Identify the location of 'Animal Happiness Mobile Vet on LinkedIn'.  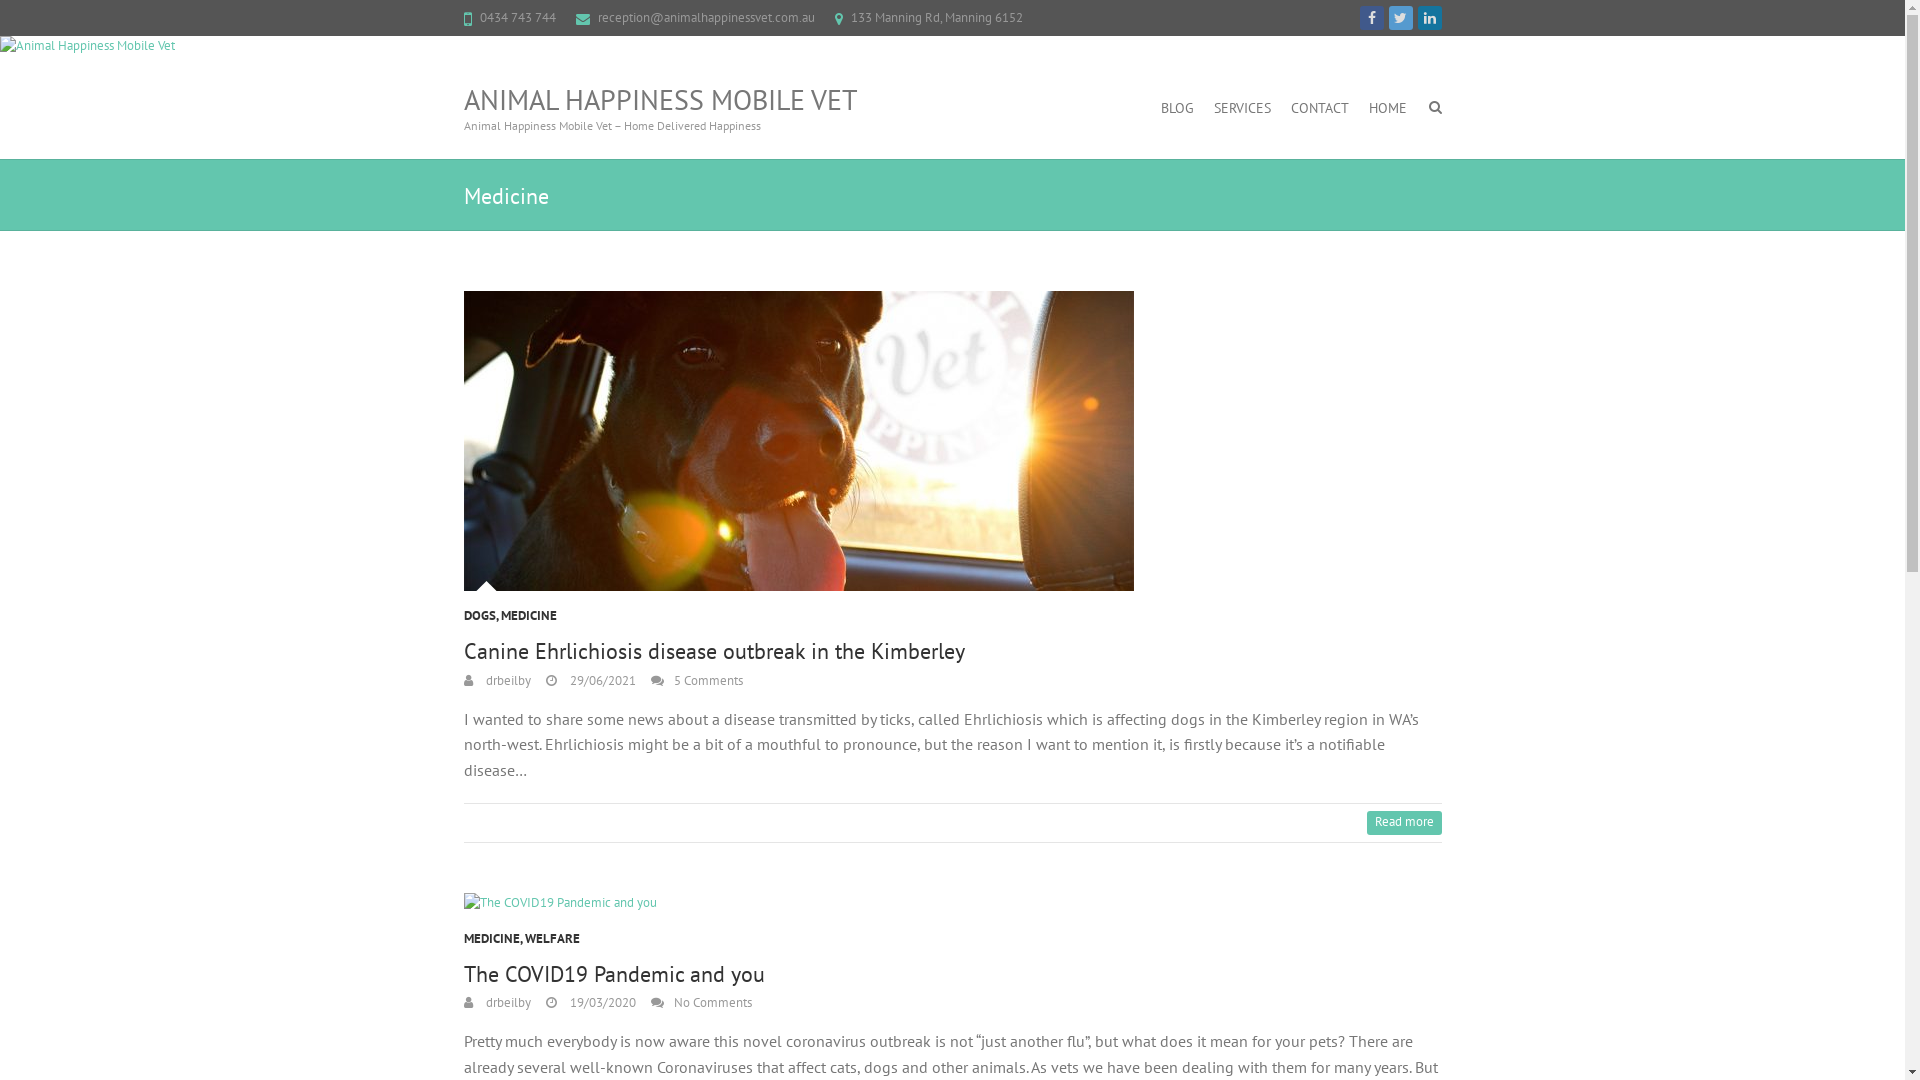
(1429, 18).